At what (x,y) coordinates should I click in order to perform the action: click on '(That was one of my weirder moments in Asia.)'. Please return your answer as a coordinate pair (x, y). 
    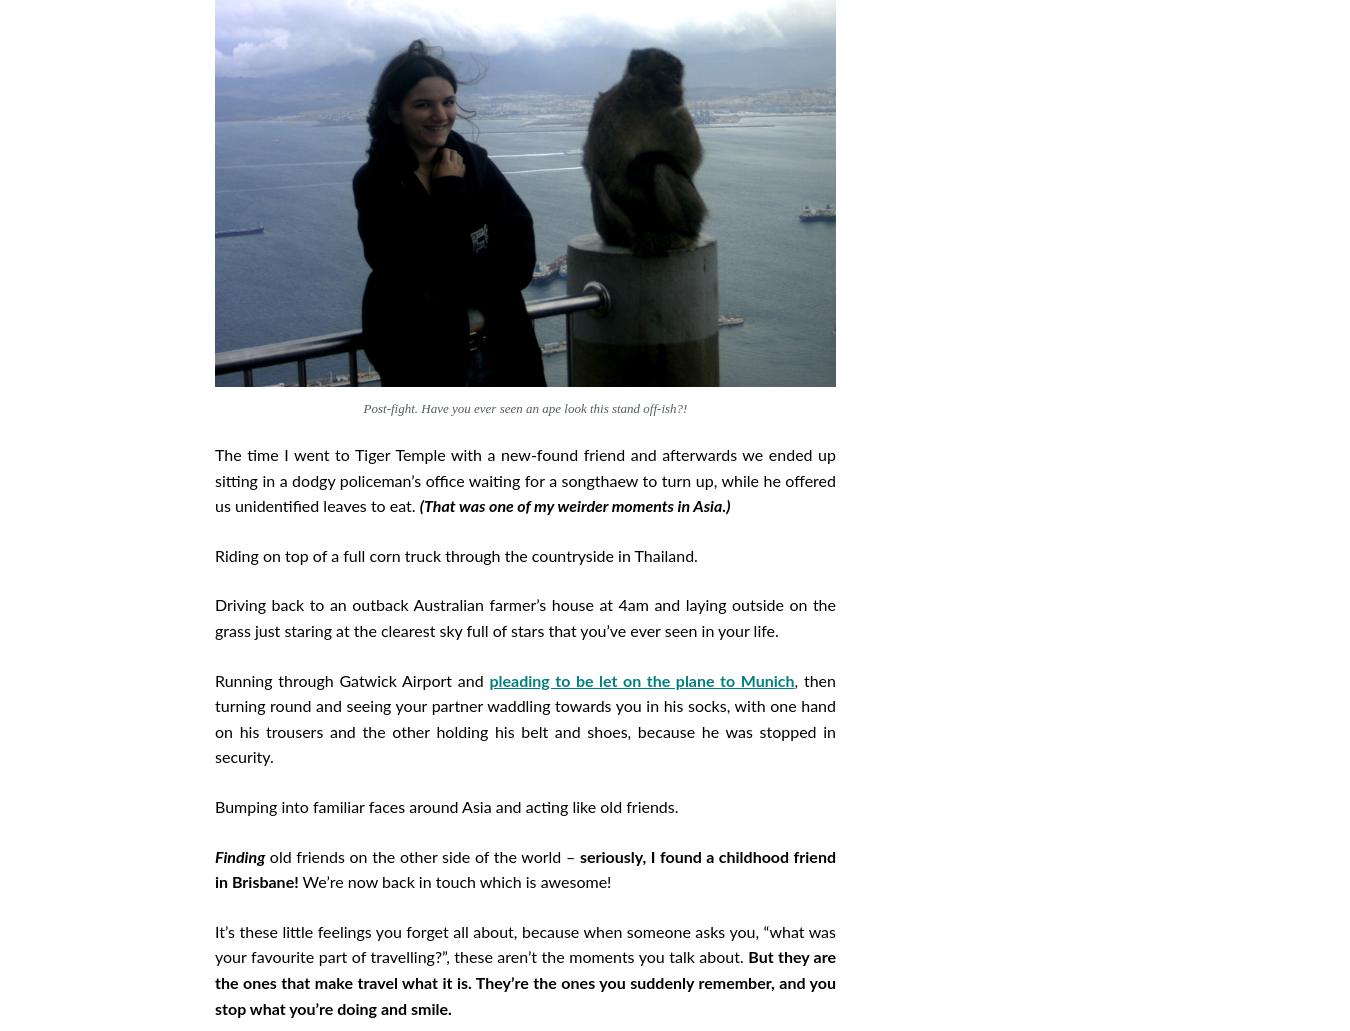
    Looking at the image, I should click on (419, 507).